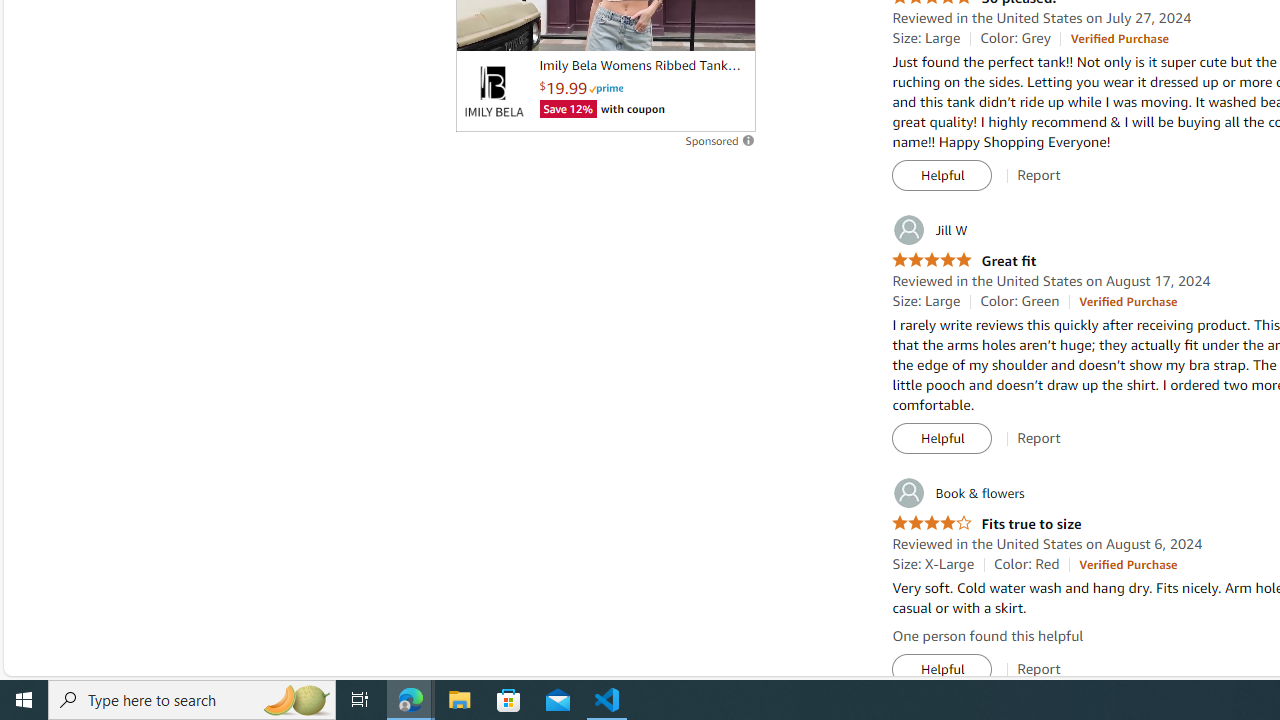  What do you see at coordinates (941, 669) in the screenshot?
I see `'Helpful'` at bounding box center [941, 669].